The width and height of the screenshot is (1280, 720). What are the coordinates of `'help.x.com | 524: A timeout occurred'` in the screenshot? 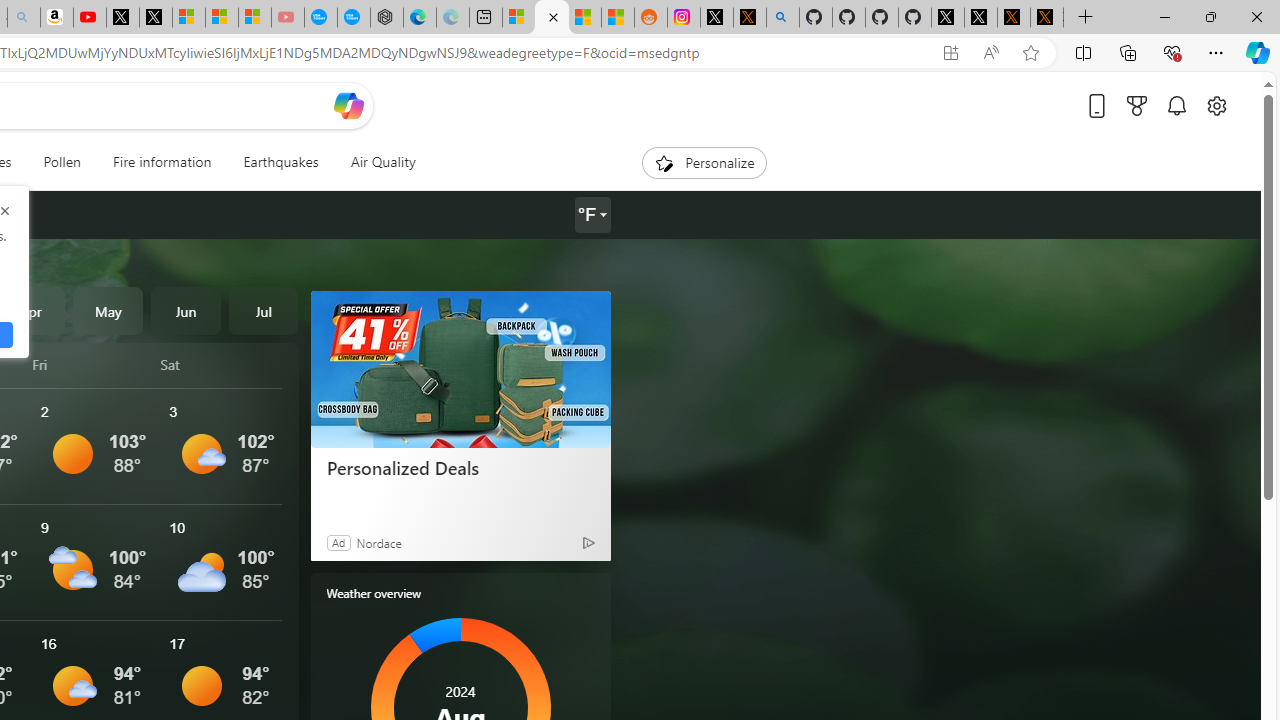 It's located at (748, 17).